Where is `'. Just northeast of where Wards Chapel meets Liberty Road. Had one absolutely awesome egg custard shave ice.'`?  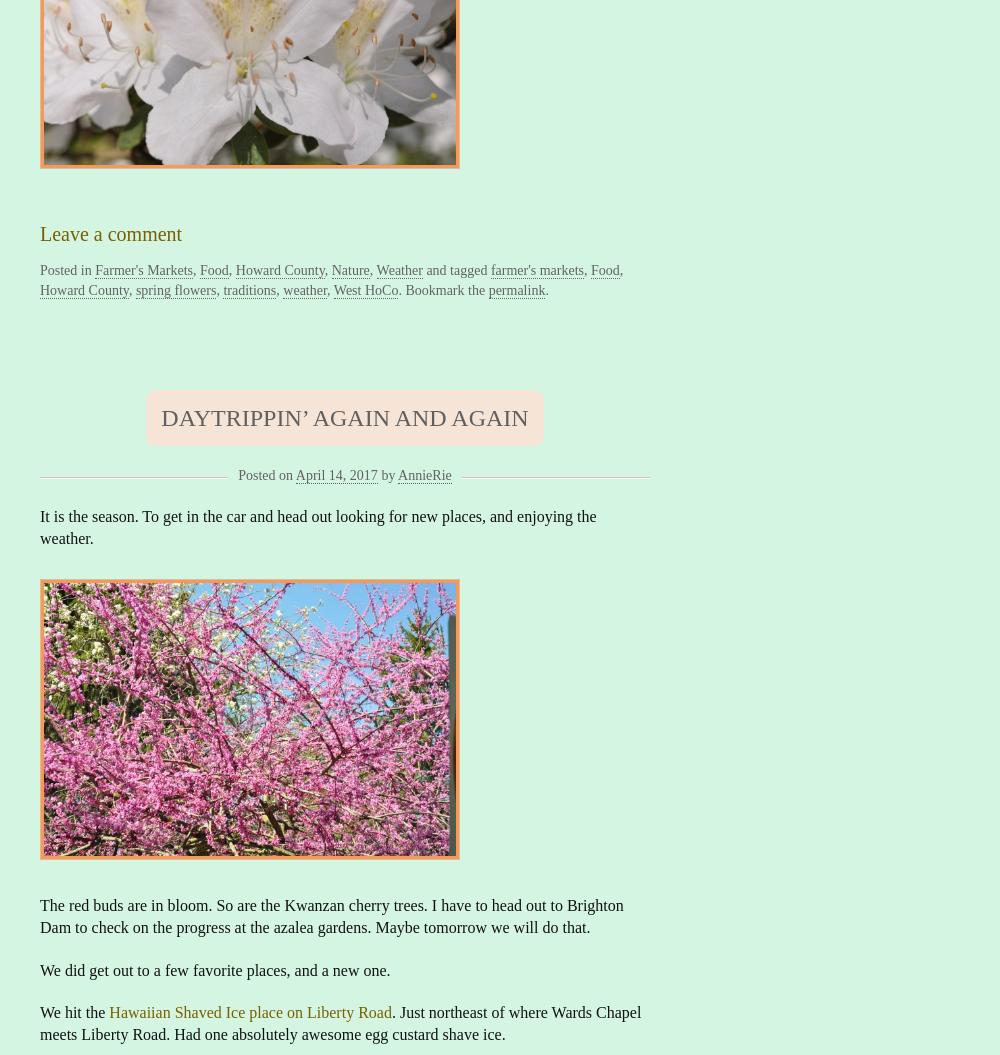 '. Just northeast of where Wards Chapel meets Liberty Road. Had one absolutely awesome egg custard shave ice.' is located at coordinates (40, 1022).